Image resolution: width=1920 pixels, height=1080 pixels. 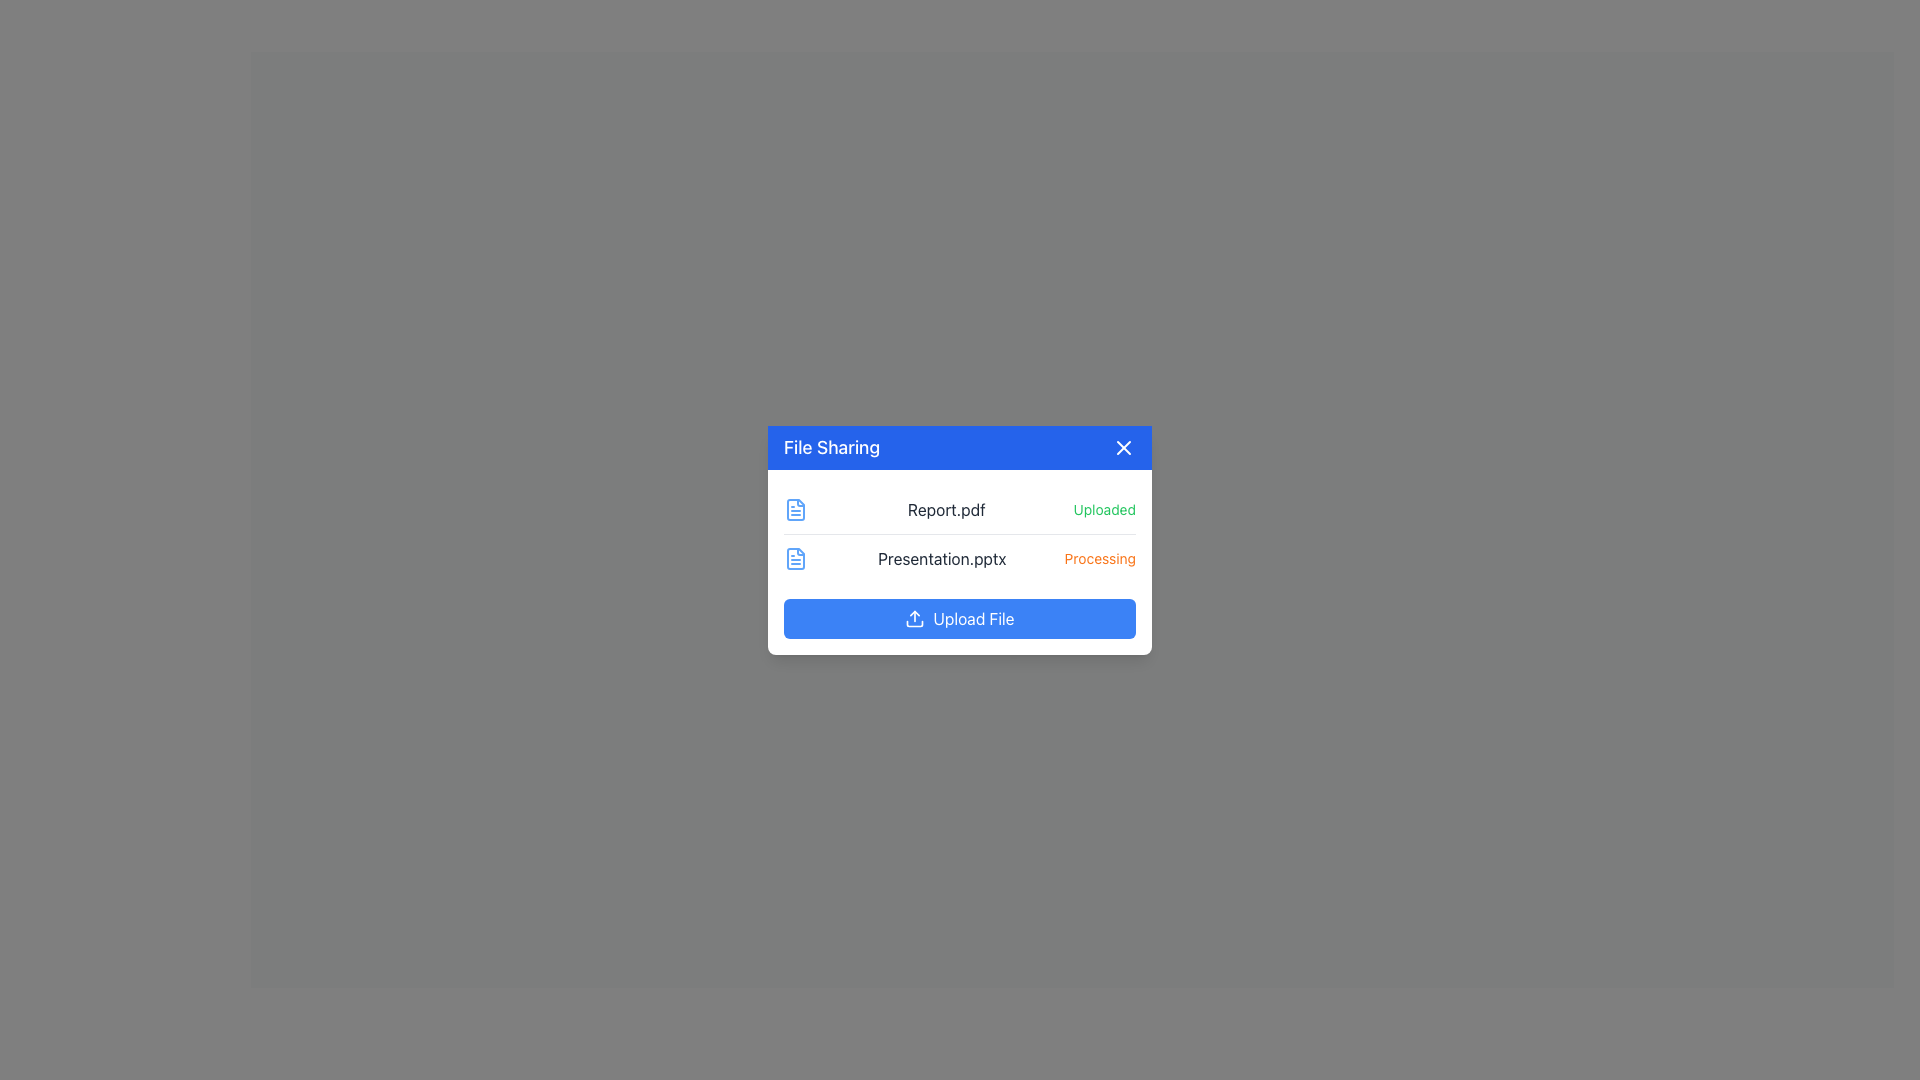 I want to click on the close button located at the top-right corner of the 'File Sharing' modal interface, so click(x=1123, y=446).